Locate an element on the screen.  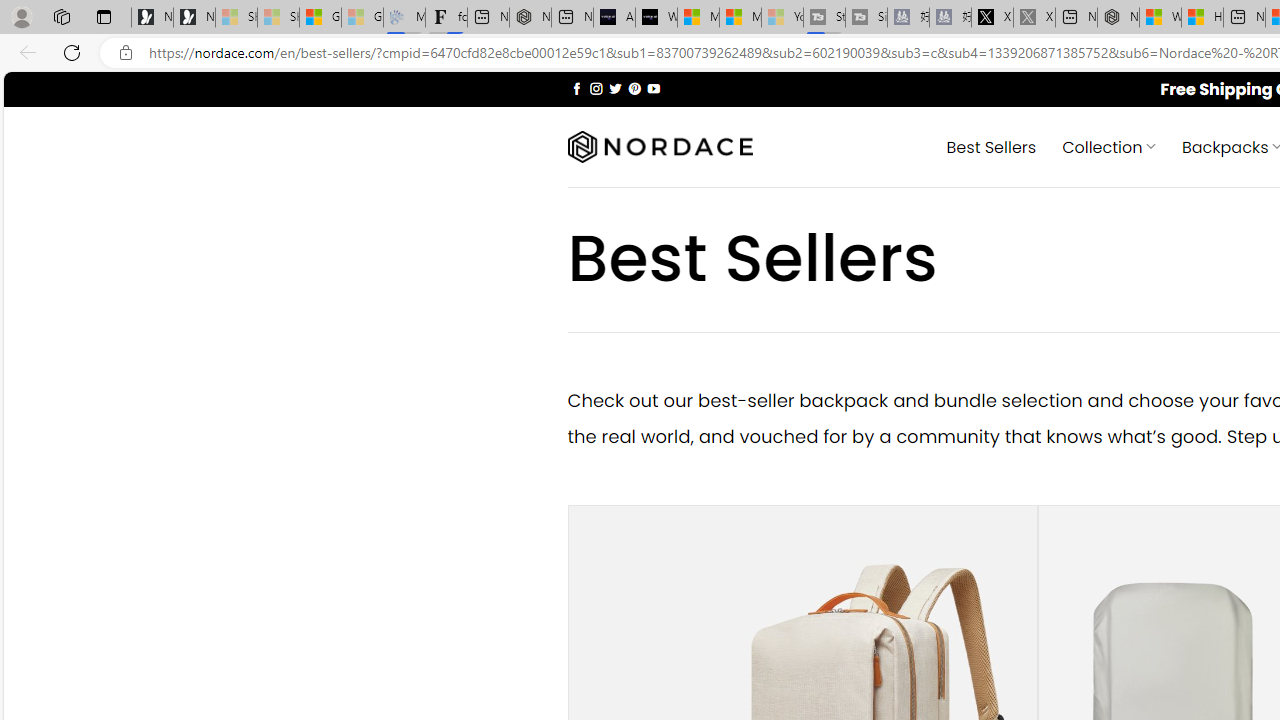
'Wildlife - MSN' is located at coordinates (1160, 17).